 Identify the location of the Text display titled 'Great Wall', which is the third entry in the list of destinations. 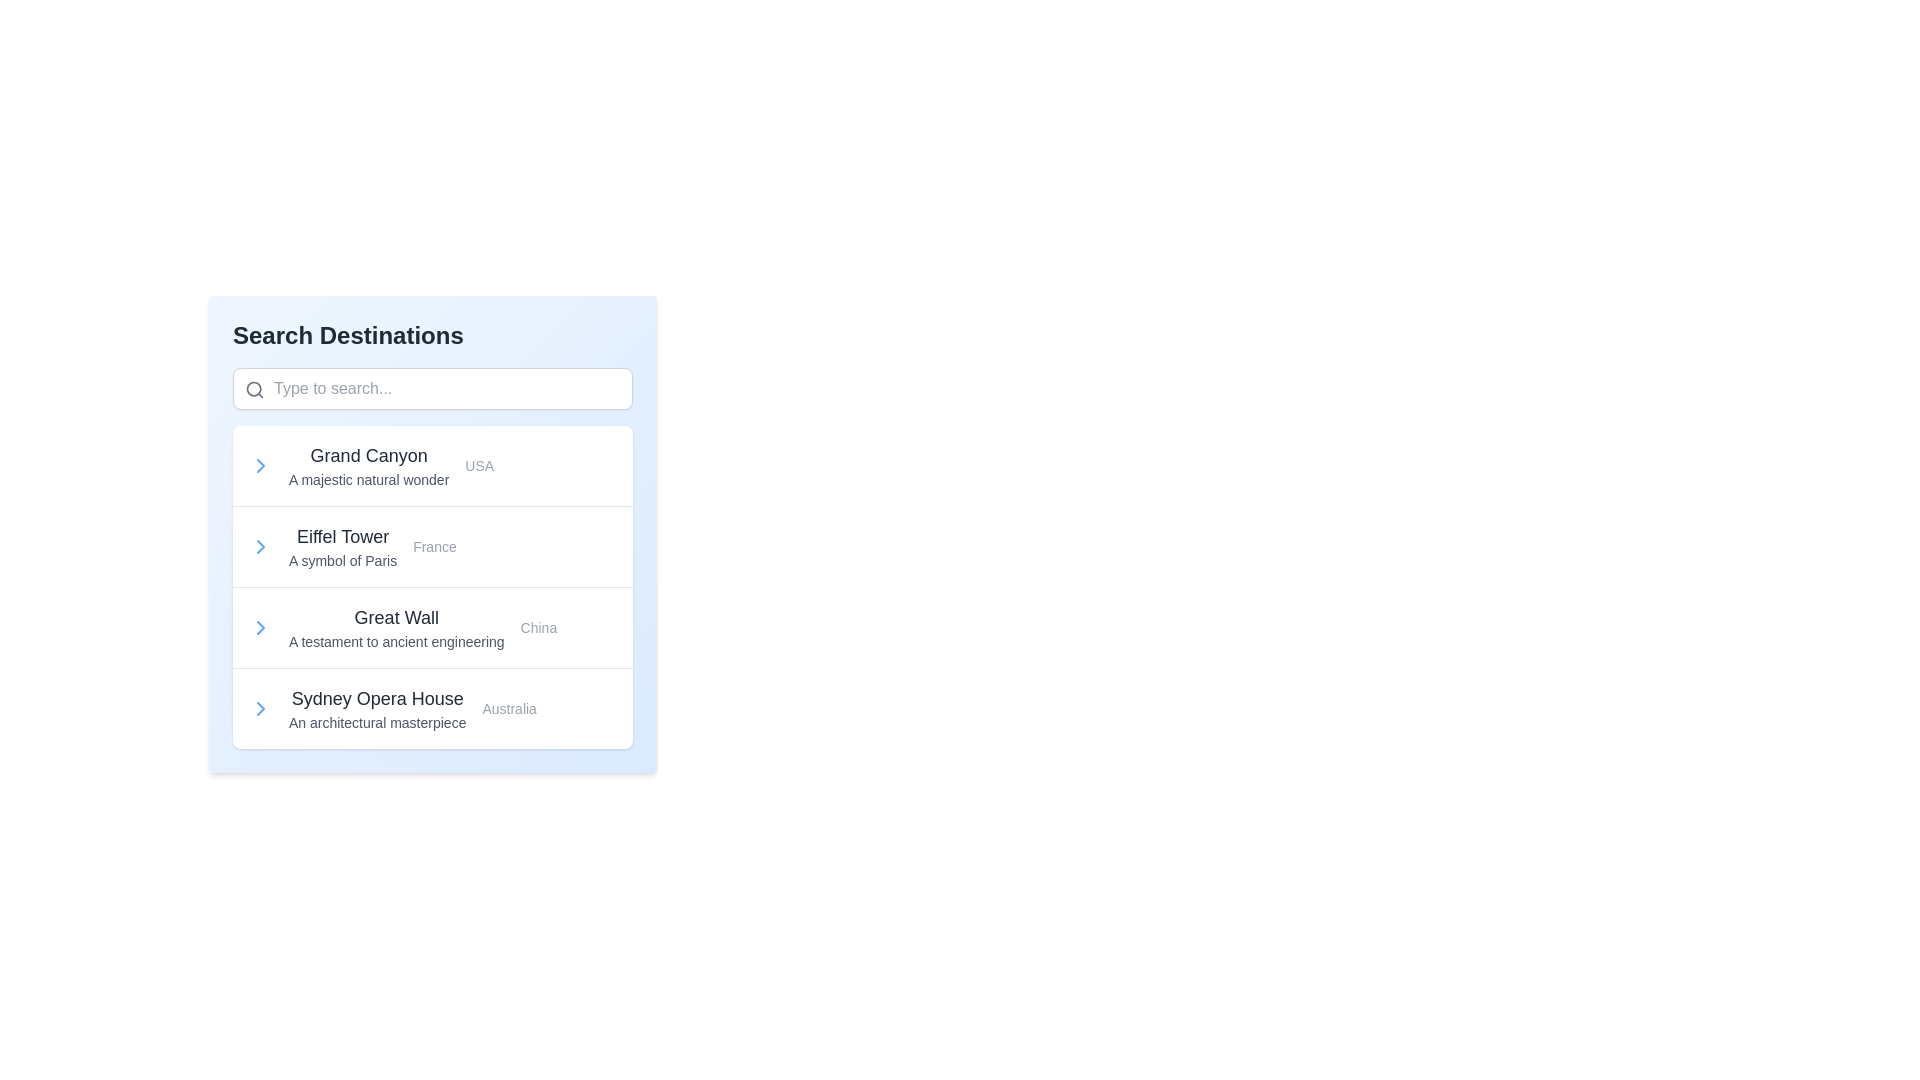
(396, 627).